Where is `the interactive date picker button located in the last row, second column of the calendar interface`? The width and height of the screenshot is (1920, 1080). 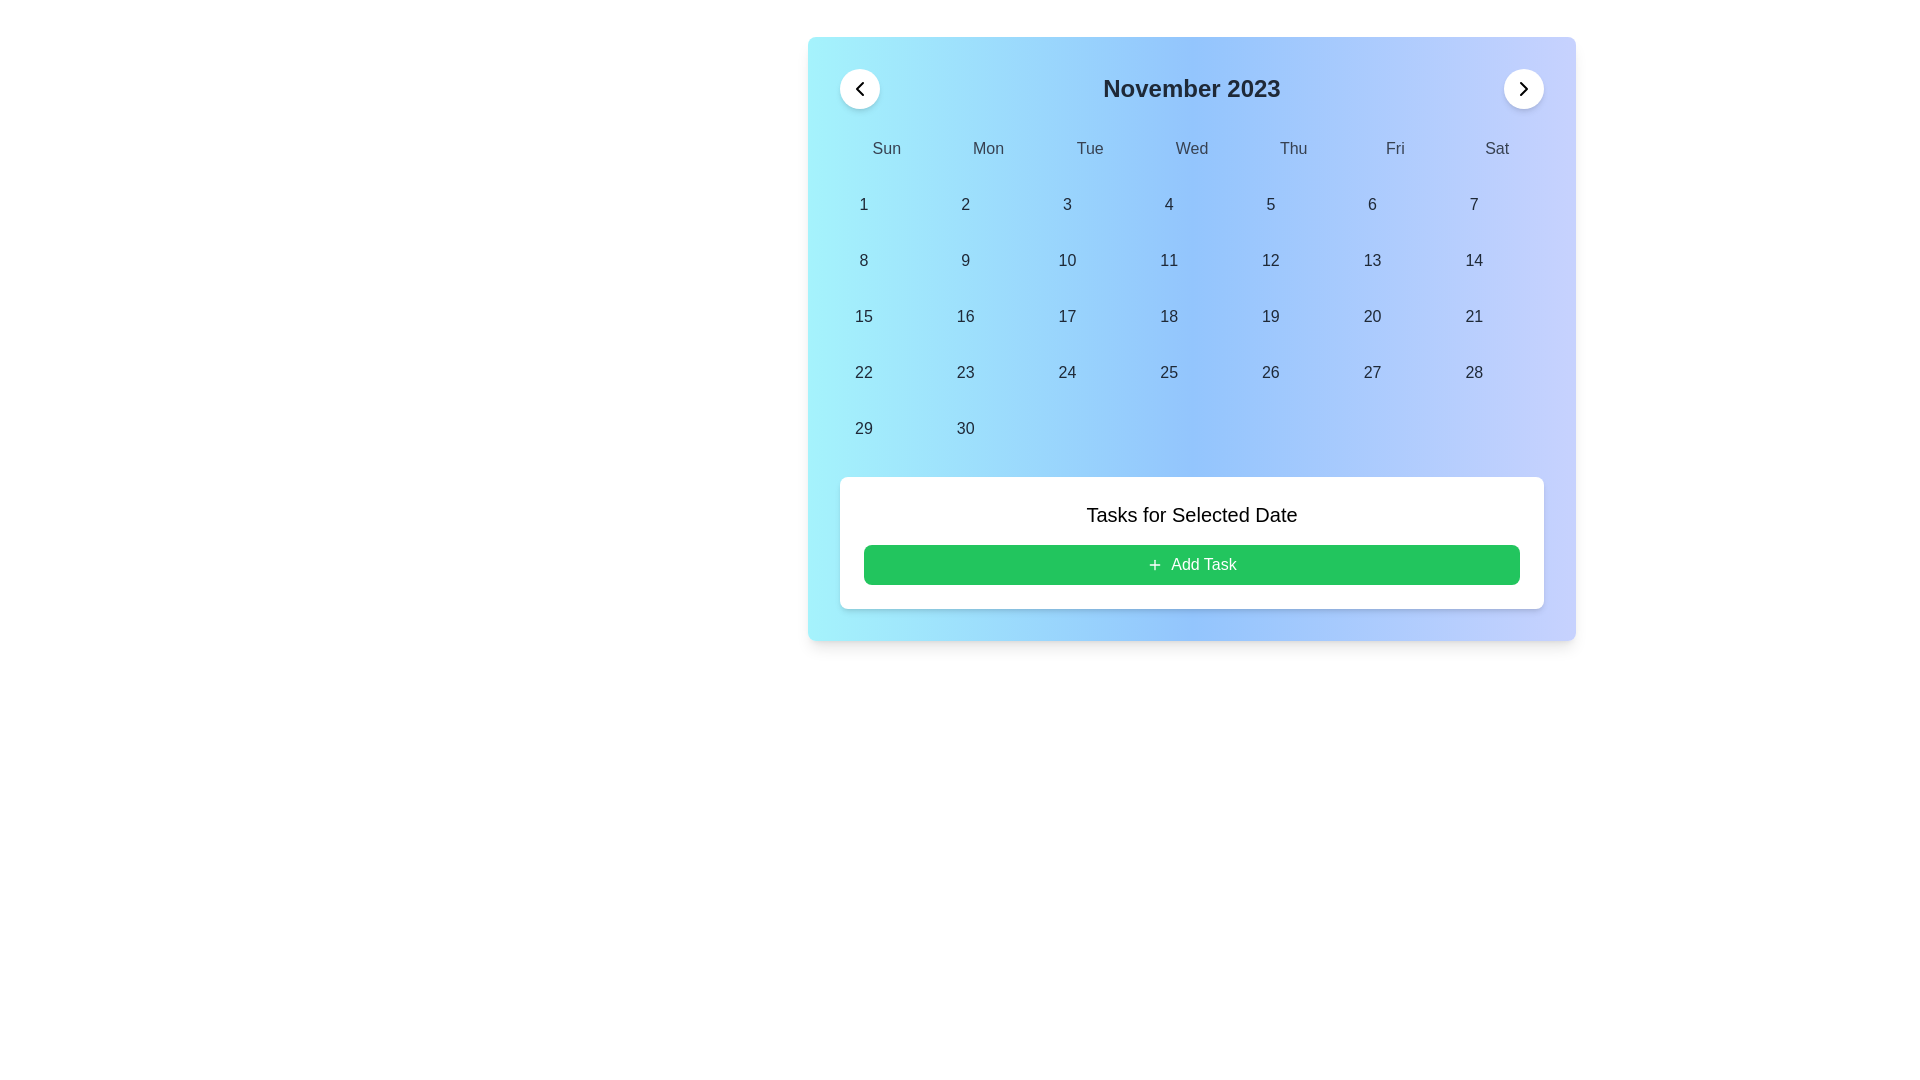 the interactive date picker button located in the last row, second column of the calendar interface is located at coordinates (965, 427).